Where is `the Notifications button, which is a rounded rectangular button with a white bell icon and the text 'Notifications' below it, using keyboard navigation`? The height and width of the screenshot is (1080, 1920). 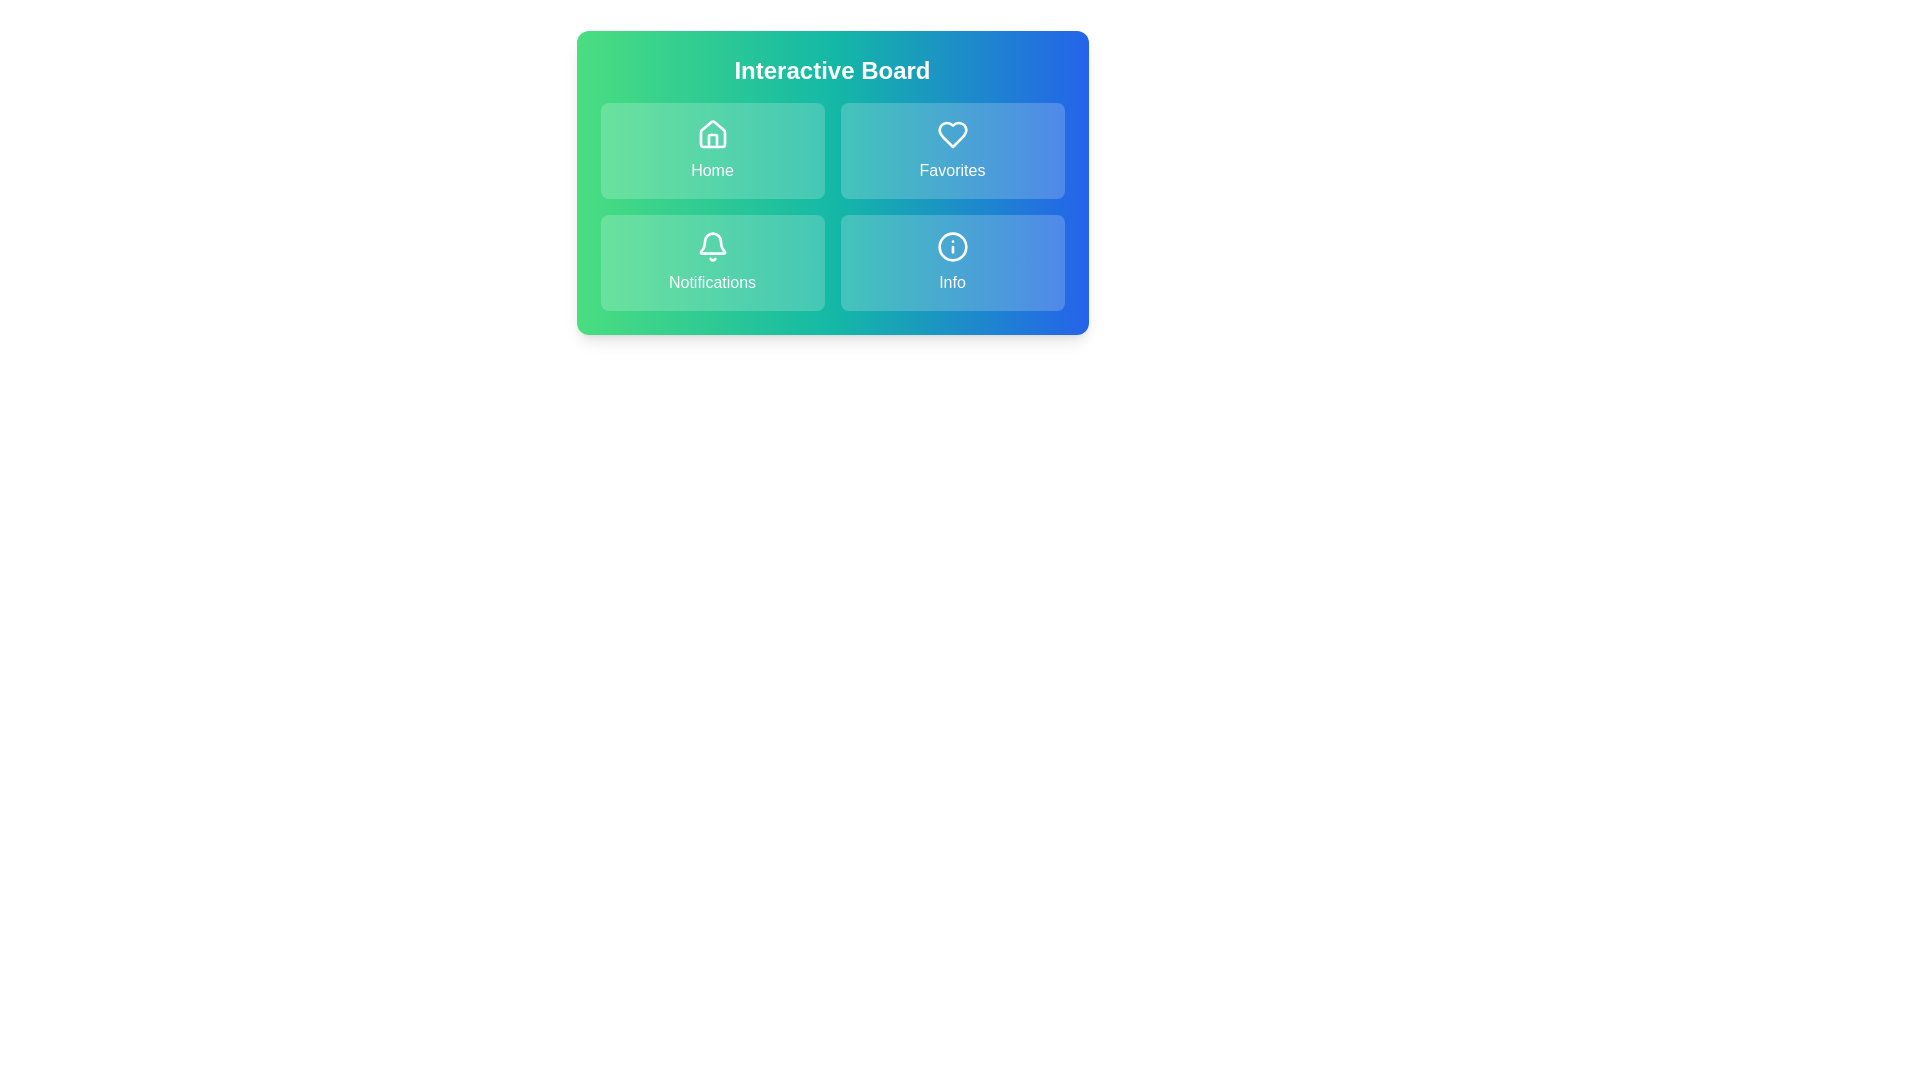
the Notifications button, which is a rounded rectangular button with a white bell icon and the text 'Notifications' below it, using keyboard navigation is located at coordinates (712, 261).